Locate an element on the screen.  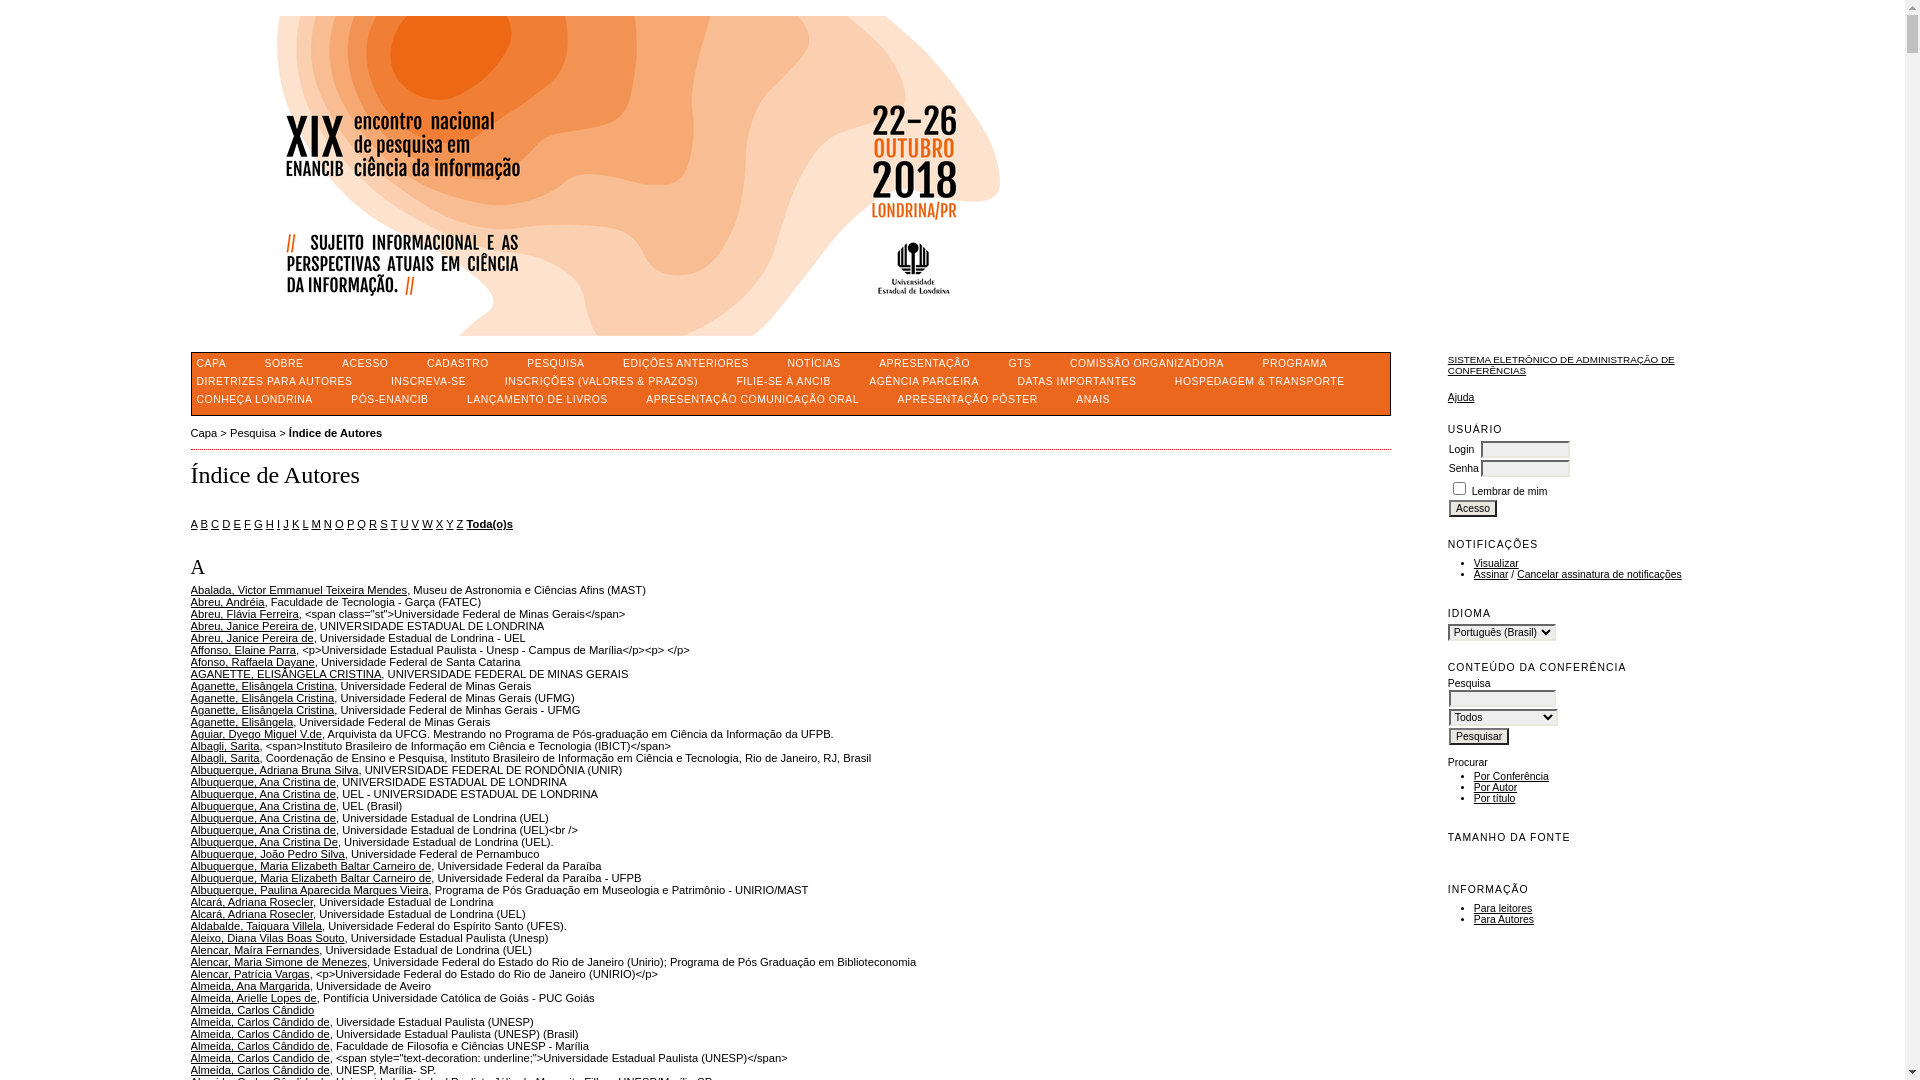
'HOSPEDAGEM & TRANSPORTE' is located at coordinates (1258, 381).